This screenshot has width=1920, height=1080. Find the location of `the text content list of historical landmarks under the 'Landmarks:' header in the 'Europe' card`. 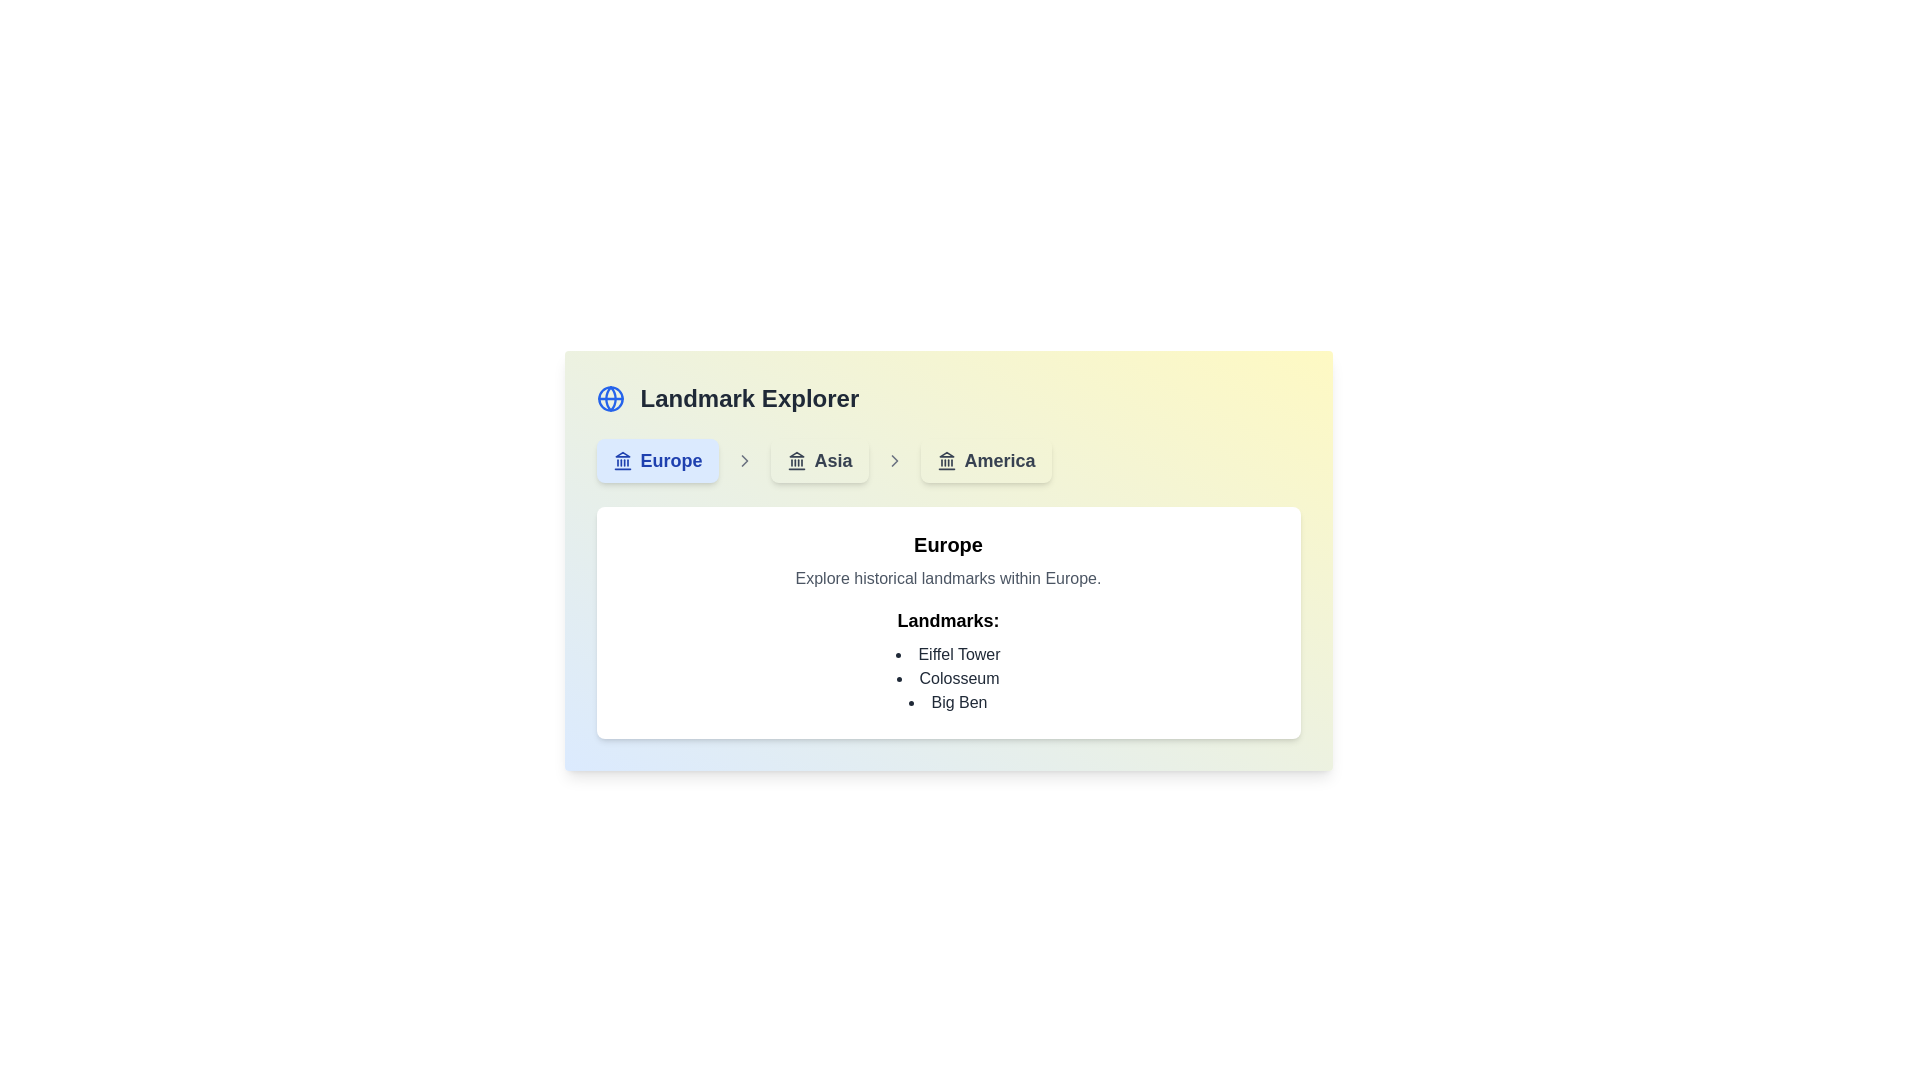

the text content list of historical landmarks under the 'Landmarks:' header in the 'Europe' card is located at coordinates (947, 677).